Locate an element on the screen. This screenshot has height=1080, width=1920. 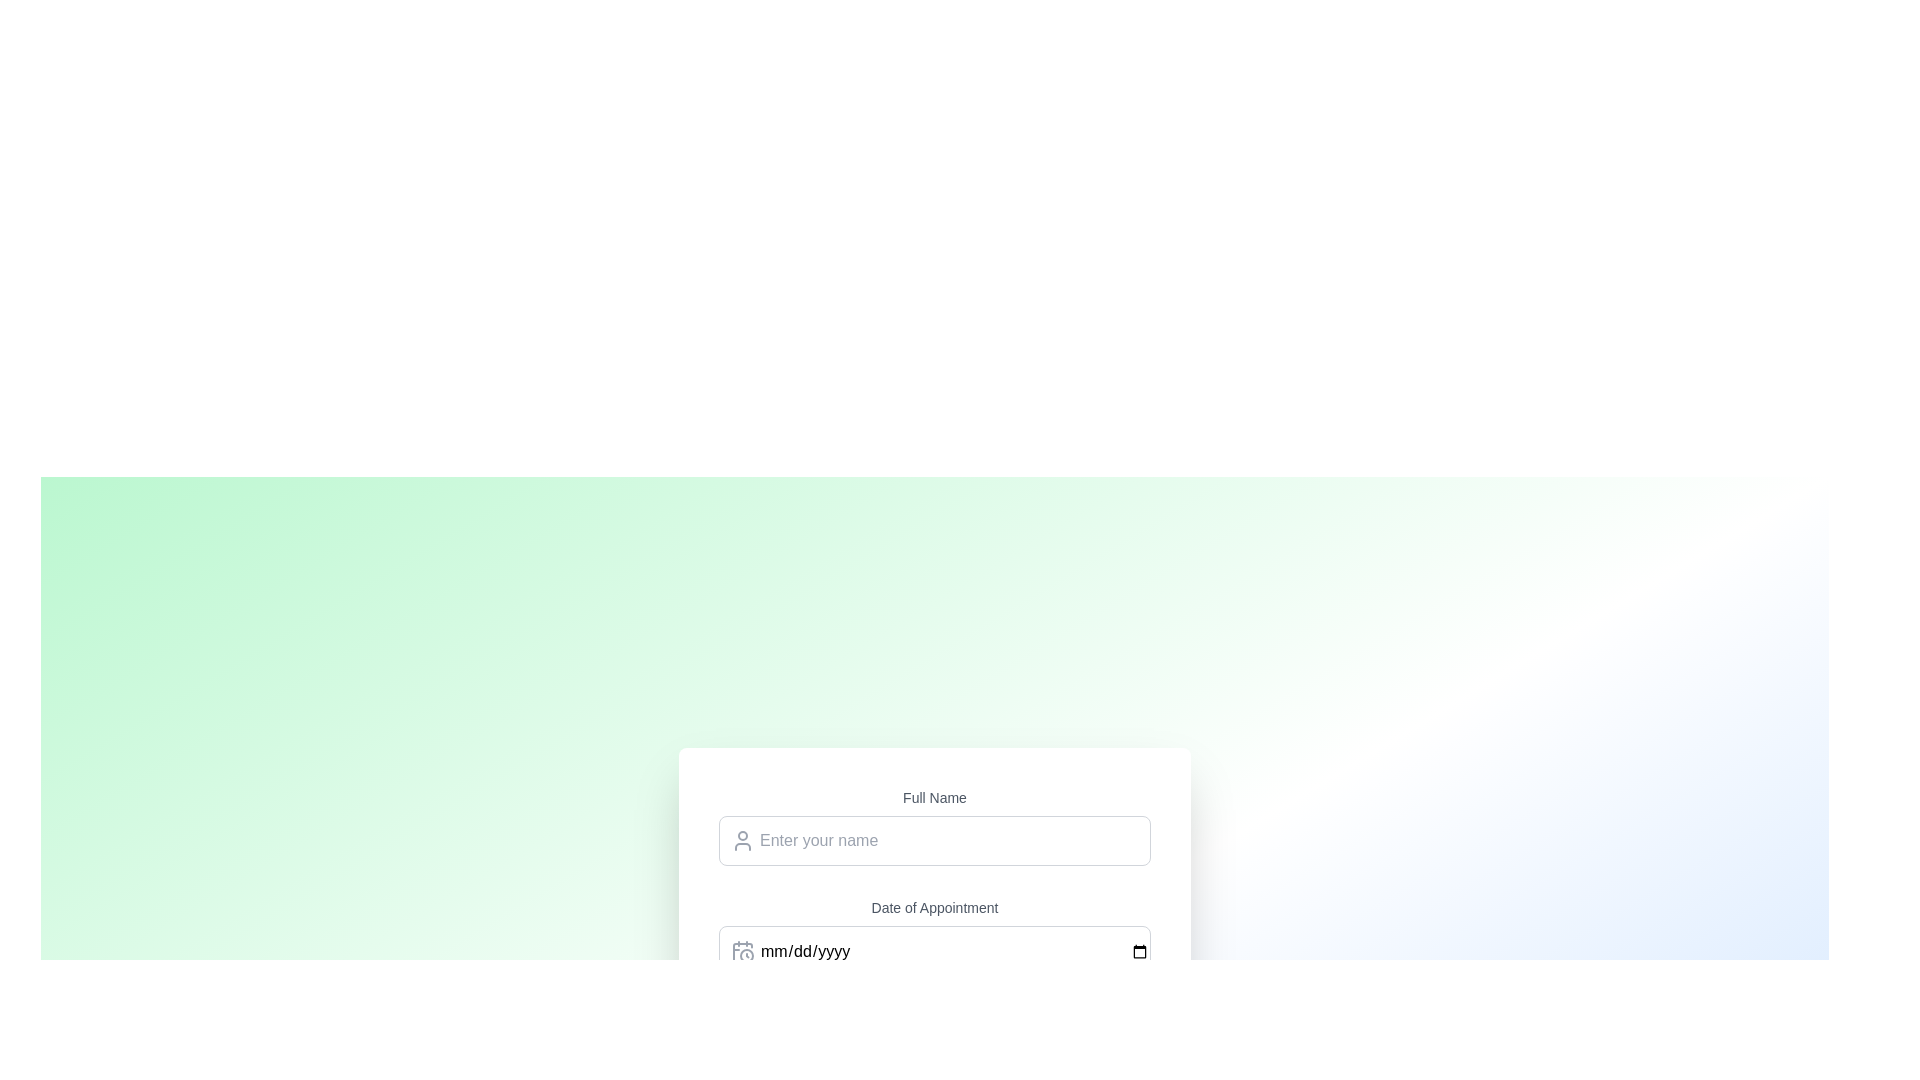
the 'Full Name' label, which is a small, gray, medium-weight text label positioned at the top of a form field is located at coordinates (934, 796).